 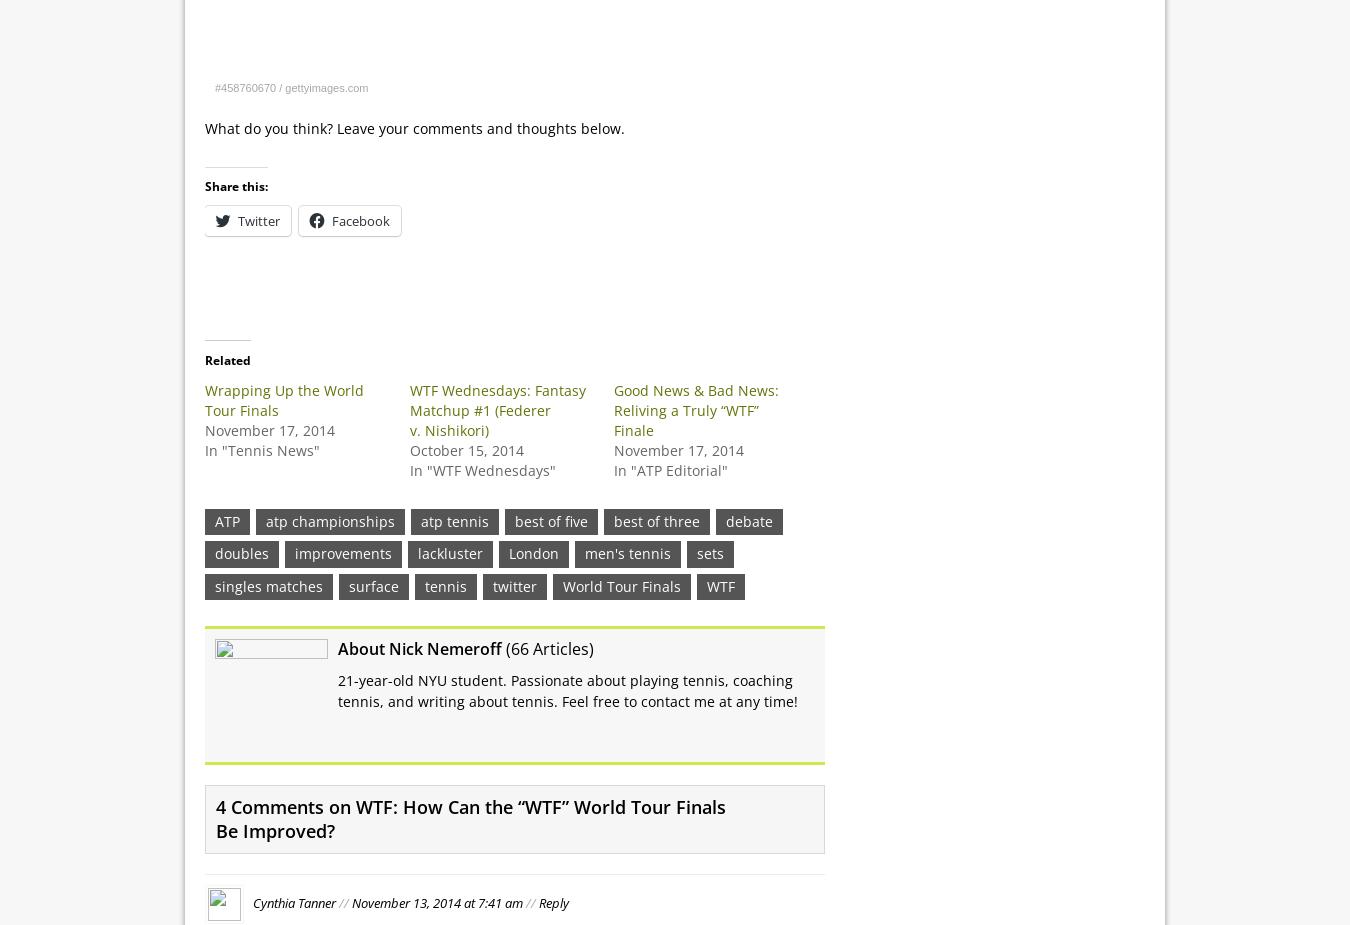 I want to click on '66 Articles', so click(x=548, y=648).